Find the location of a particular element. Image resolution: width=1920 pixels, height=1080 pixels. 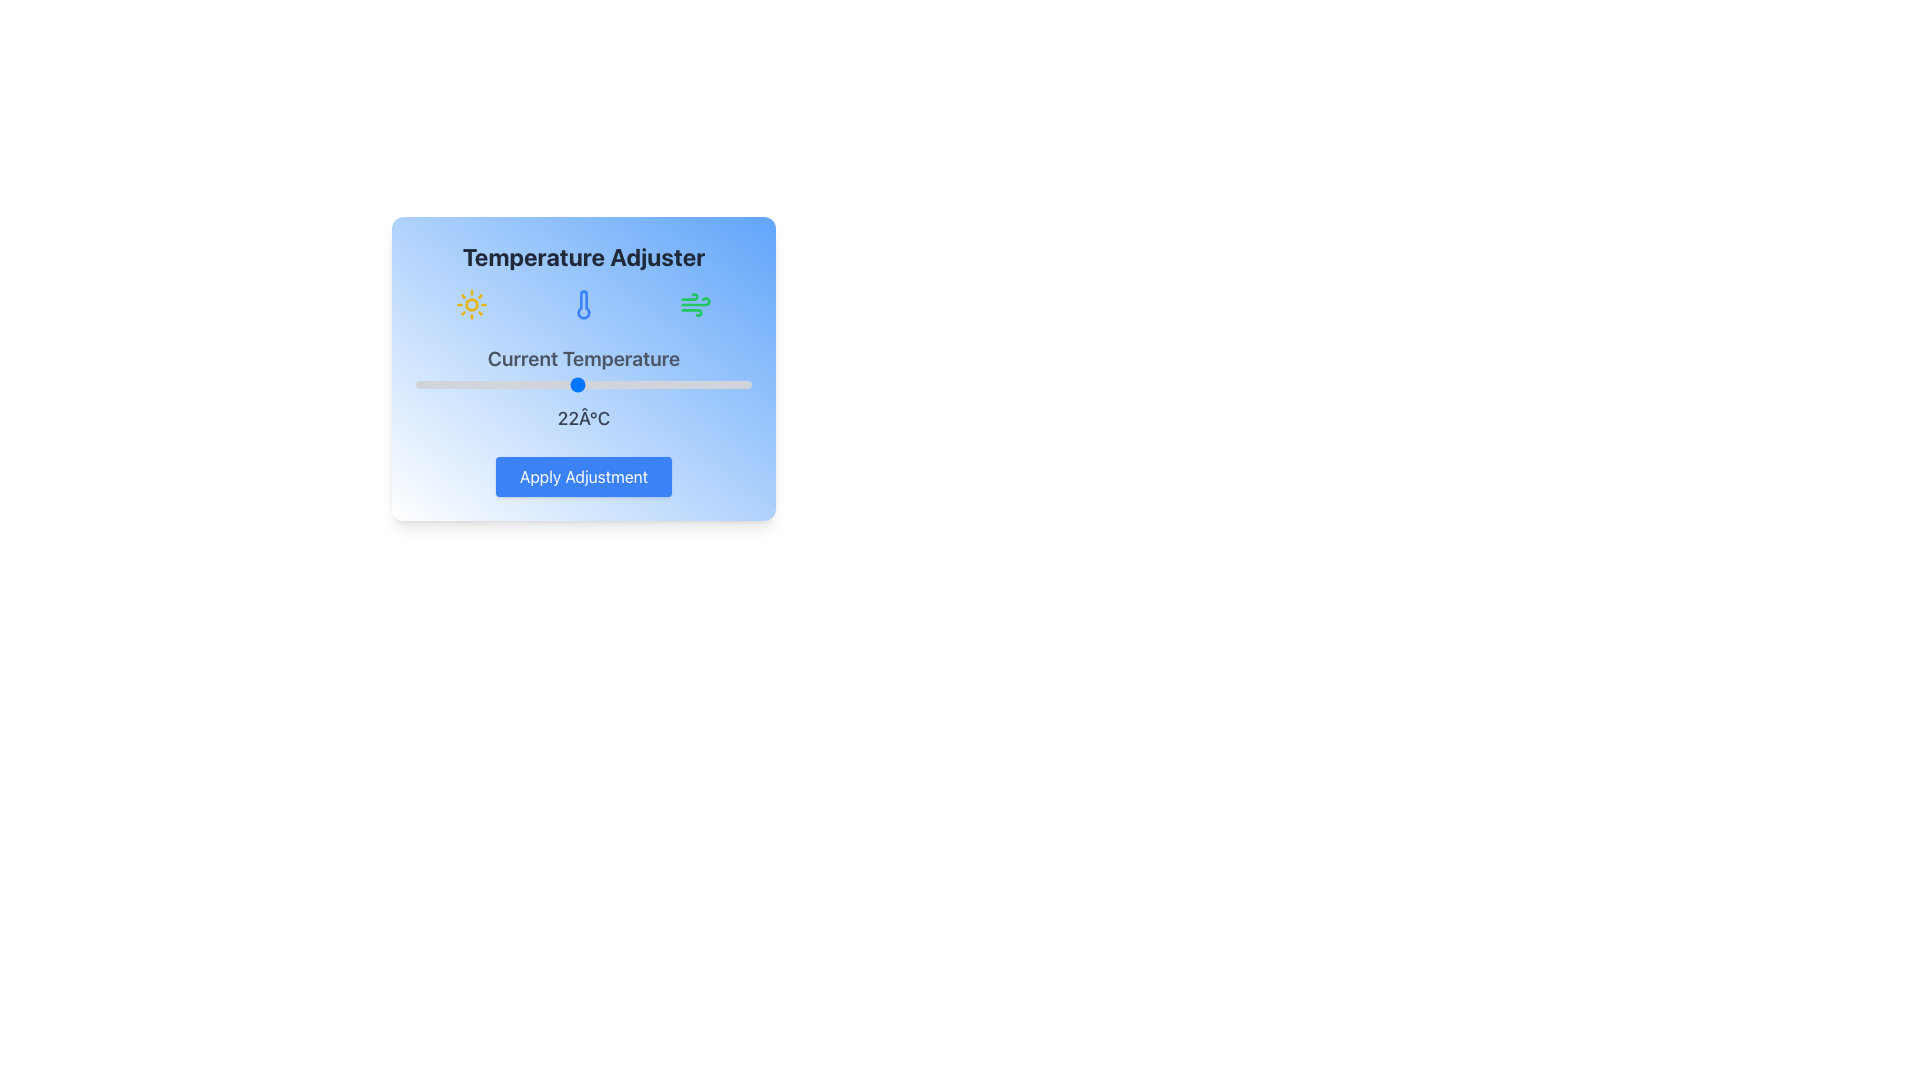

the small filled circle at the center of the sun-like icon in the Temperature Adjuster interface, which is located next to the thermometer and wind icon is located at coordinates (470, 304).